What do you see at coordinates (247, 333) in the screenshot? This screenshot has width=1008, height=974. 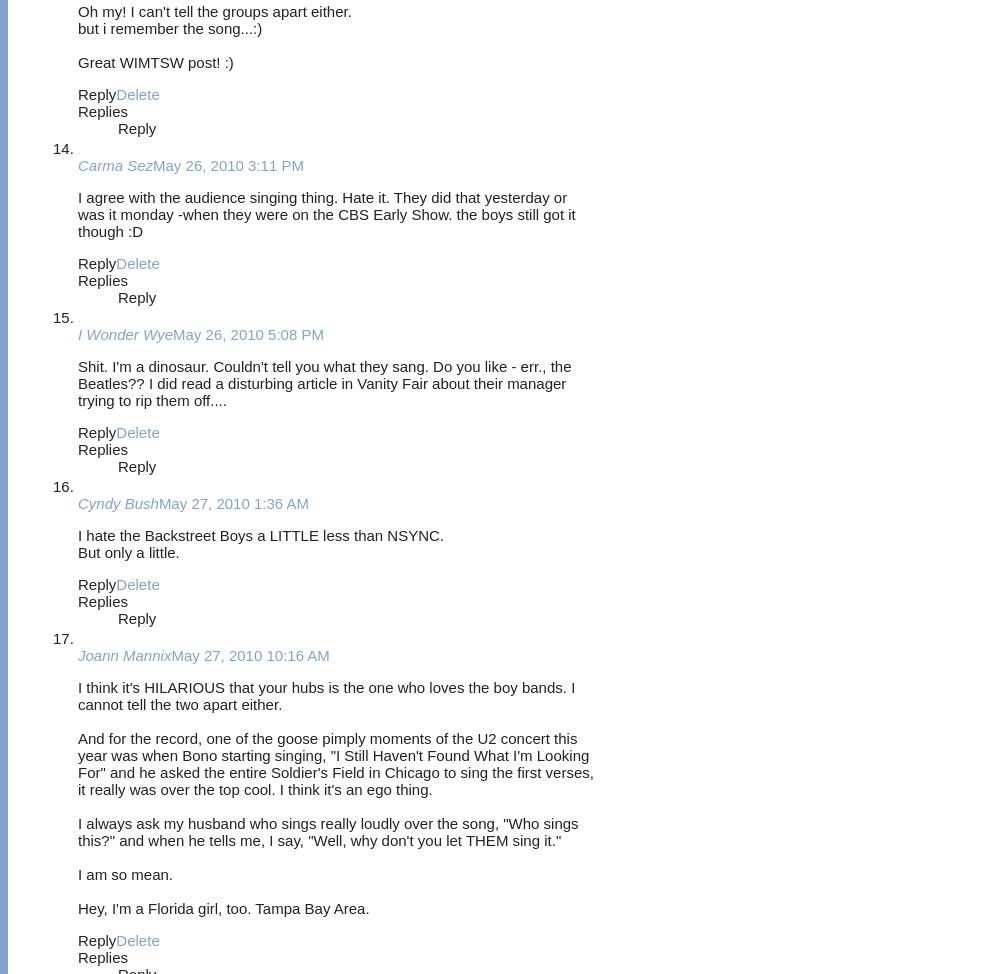 I see `'May 26, 2010 5:08 PM'` at bounding box center [247, 333].